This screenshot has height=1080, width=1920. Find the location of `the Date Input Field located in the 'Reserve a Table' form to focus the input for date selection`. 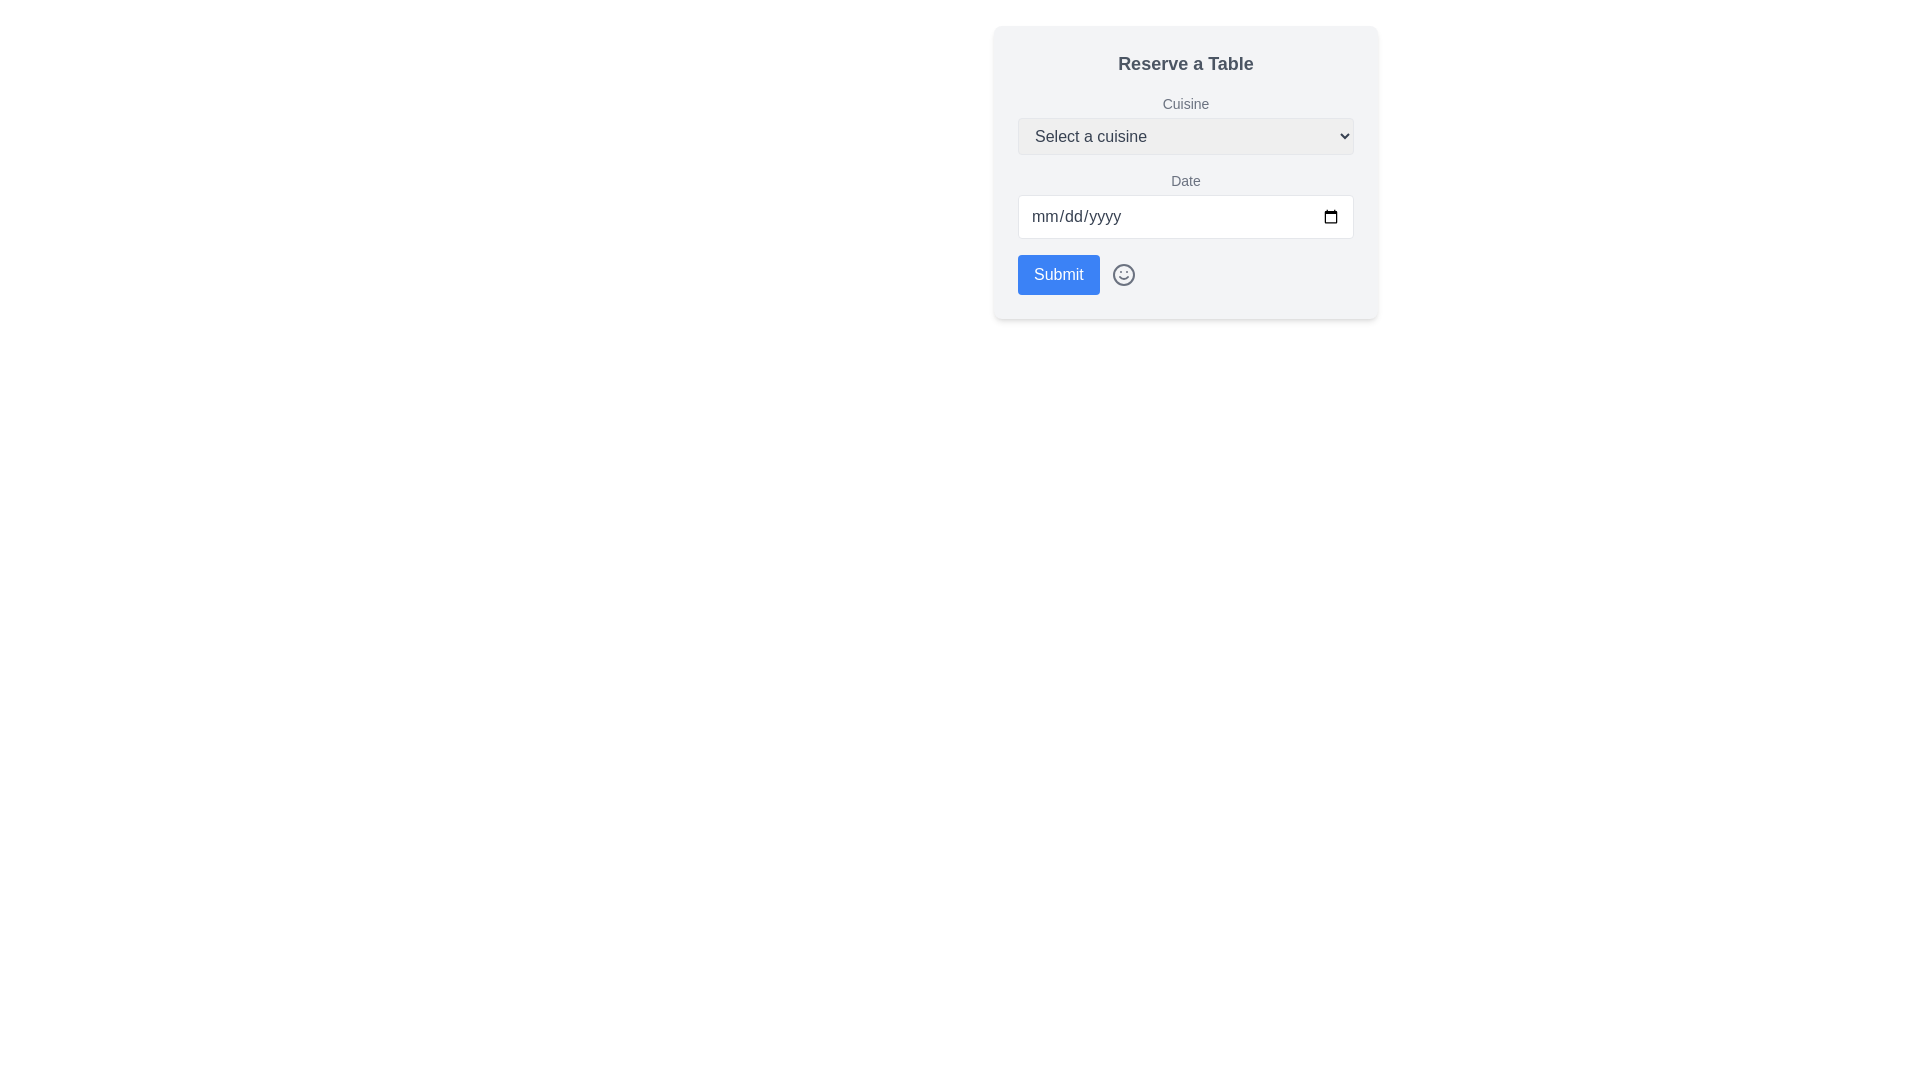

the Date Input Field located in the 'Reserve a Table' form to focus the input for date selection is located at coordinates (1185, 204).